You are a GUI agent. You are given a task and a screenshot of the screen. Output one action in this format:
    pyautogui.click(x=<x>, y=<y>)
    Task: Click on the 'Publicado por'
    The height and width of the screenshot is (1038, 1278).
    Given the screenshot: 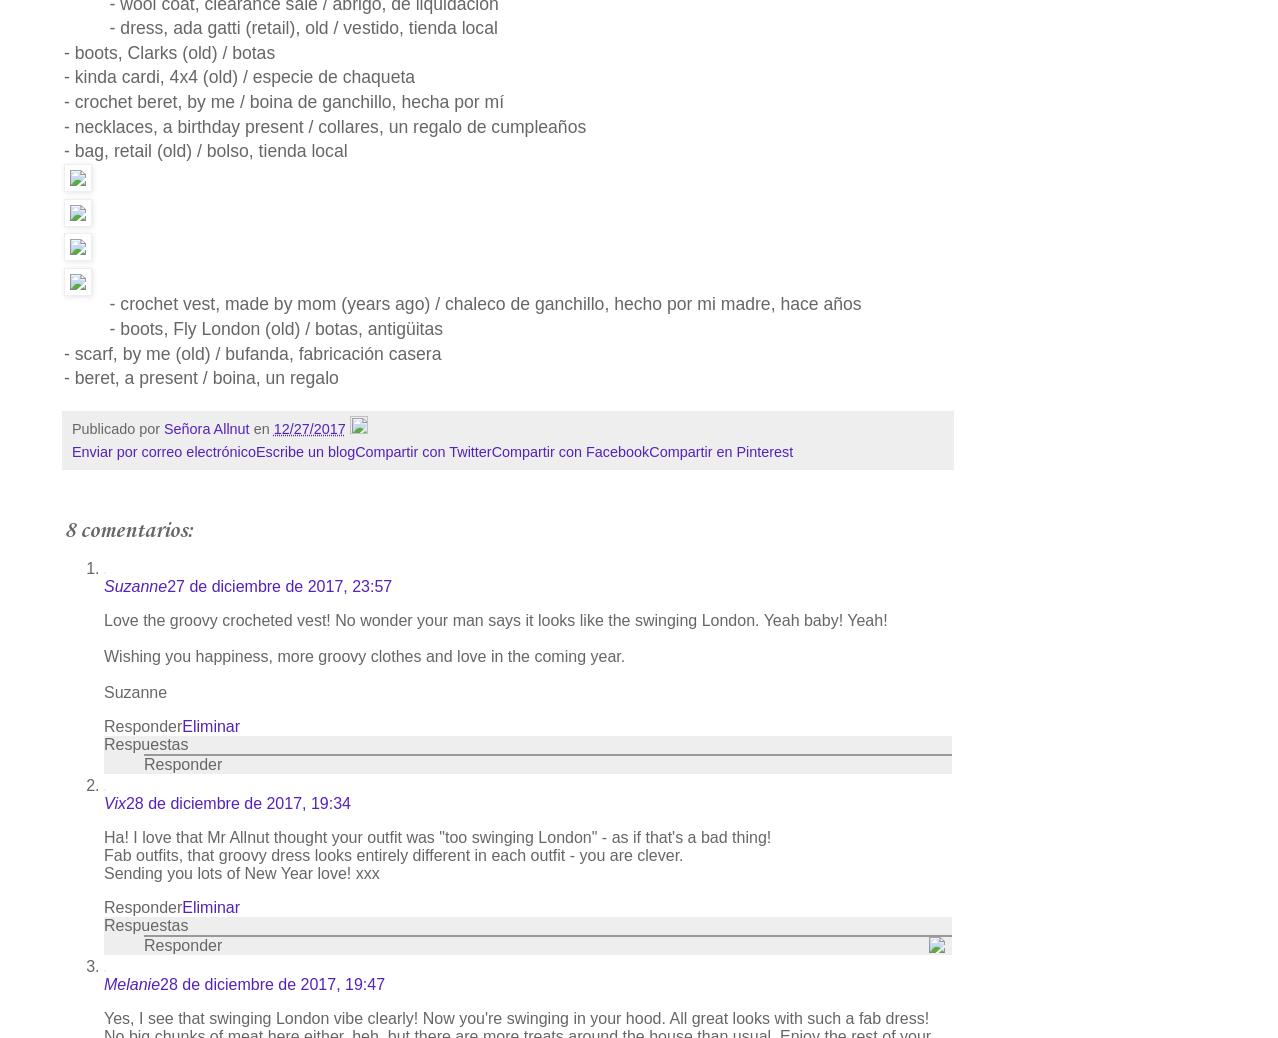 What is the action you would take?
    pyautogui.click(x=116, y=427)
    